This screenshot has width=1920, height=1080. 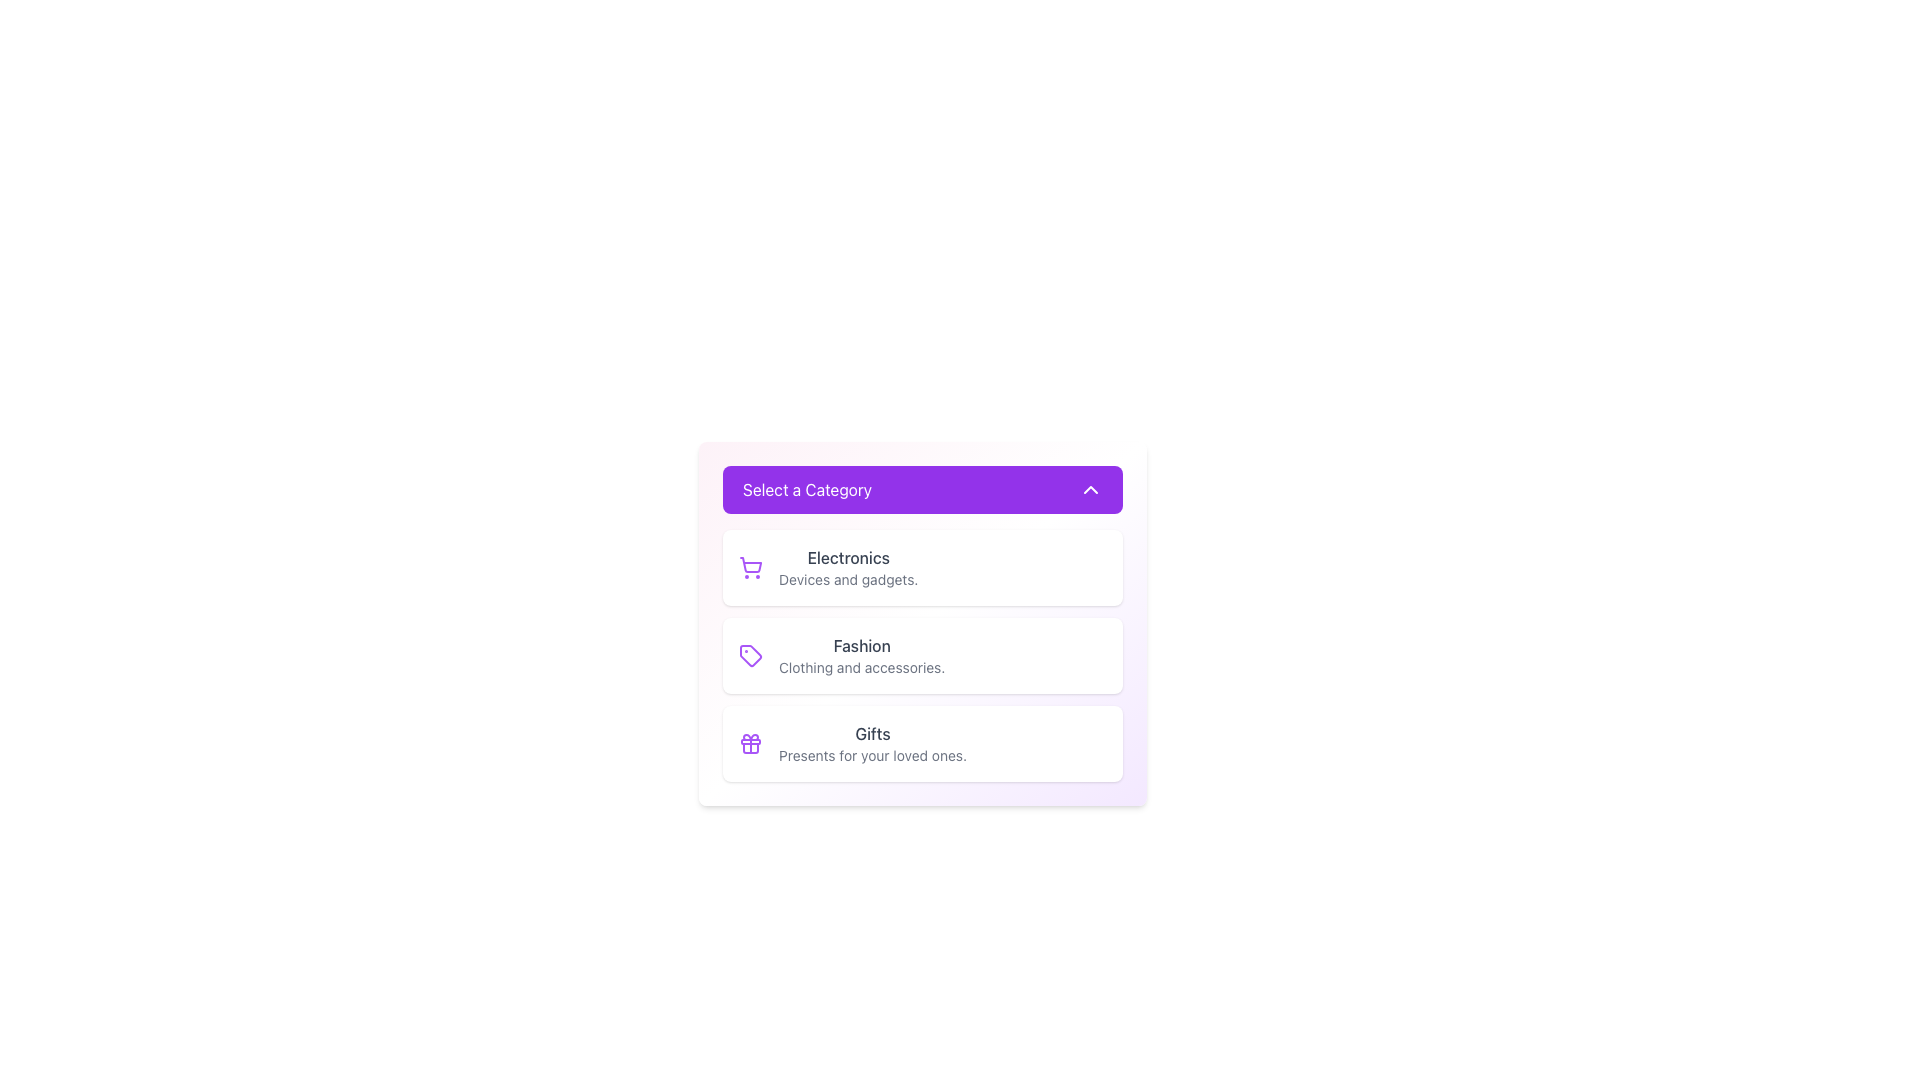 I want to click on the 'Fashion' category item in the pop-up menu, so click(x=921, y=623).